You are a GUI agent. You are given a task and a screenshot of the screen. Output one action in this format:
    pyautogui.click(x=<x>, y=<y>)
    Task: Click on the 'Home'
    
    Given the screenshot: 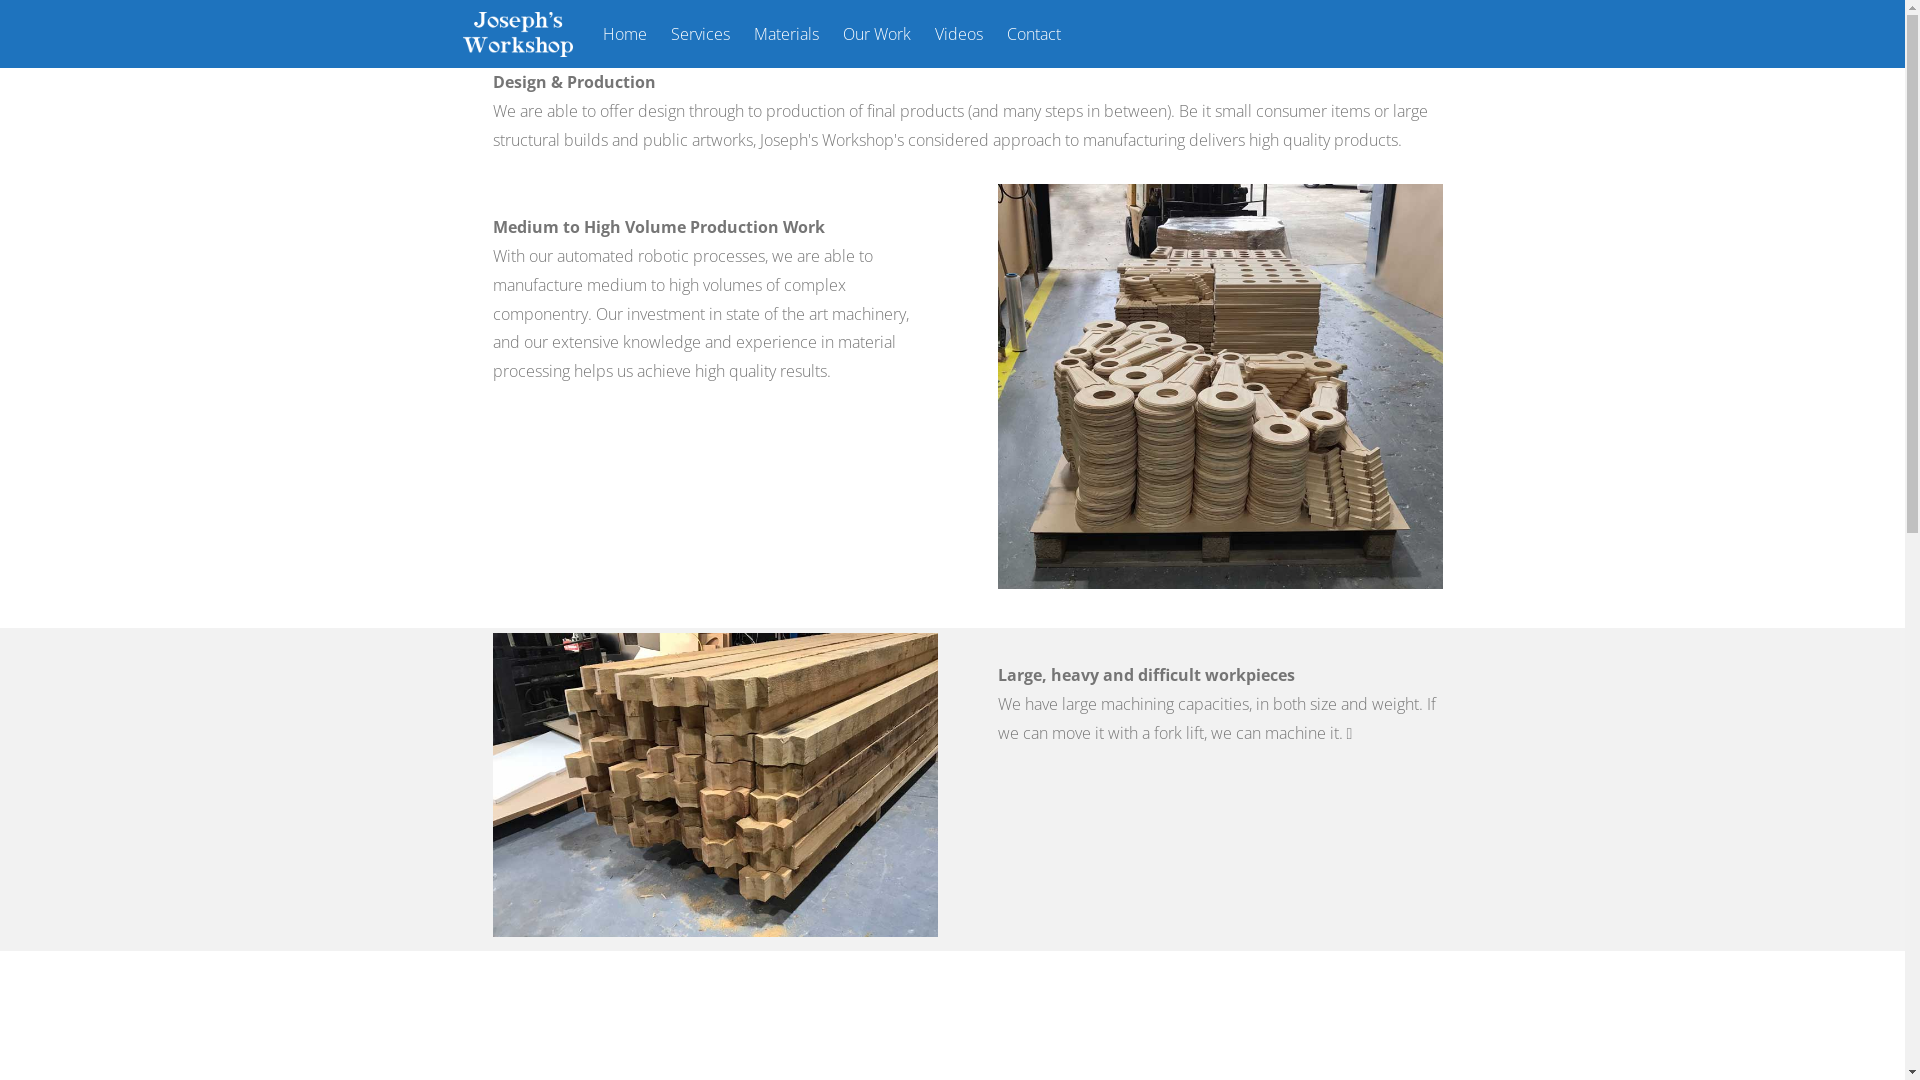 What is the action you would take?
    pyautogui.click(x=623, y=34)
    